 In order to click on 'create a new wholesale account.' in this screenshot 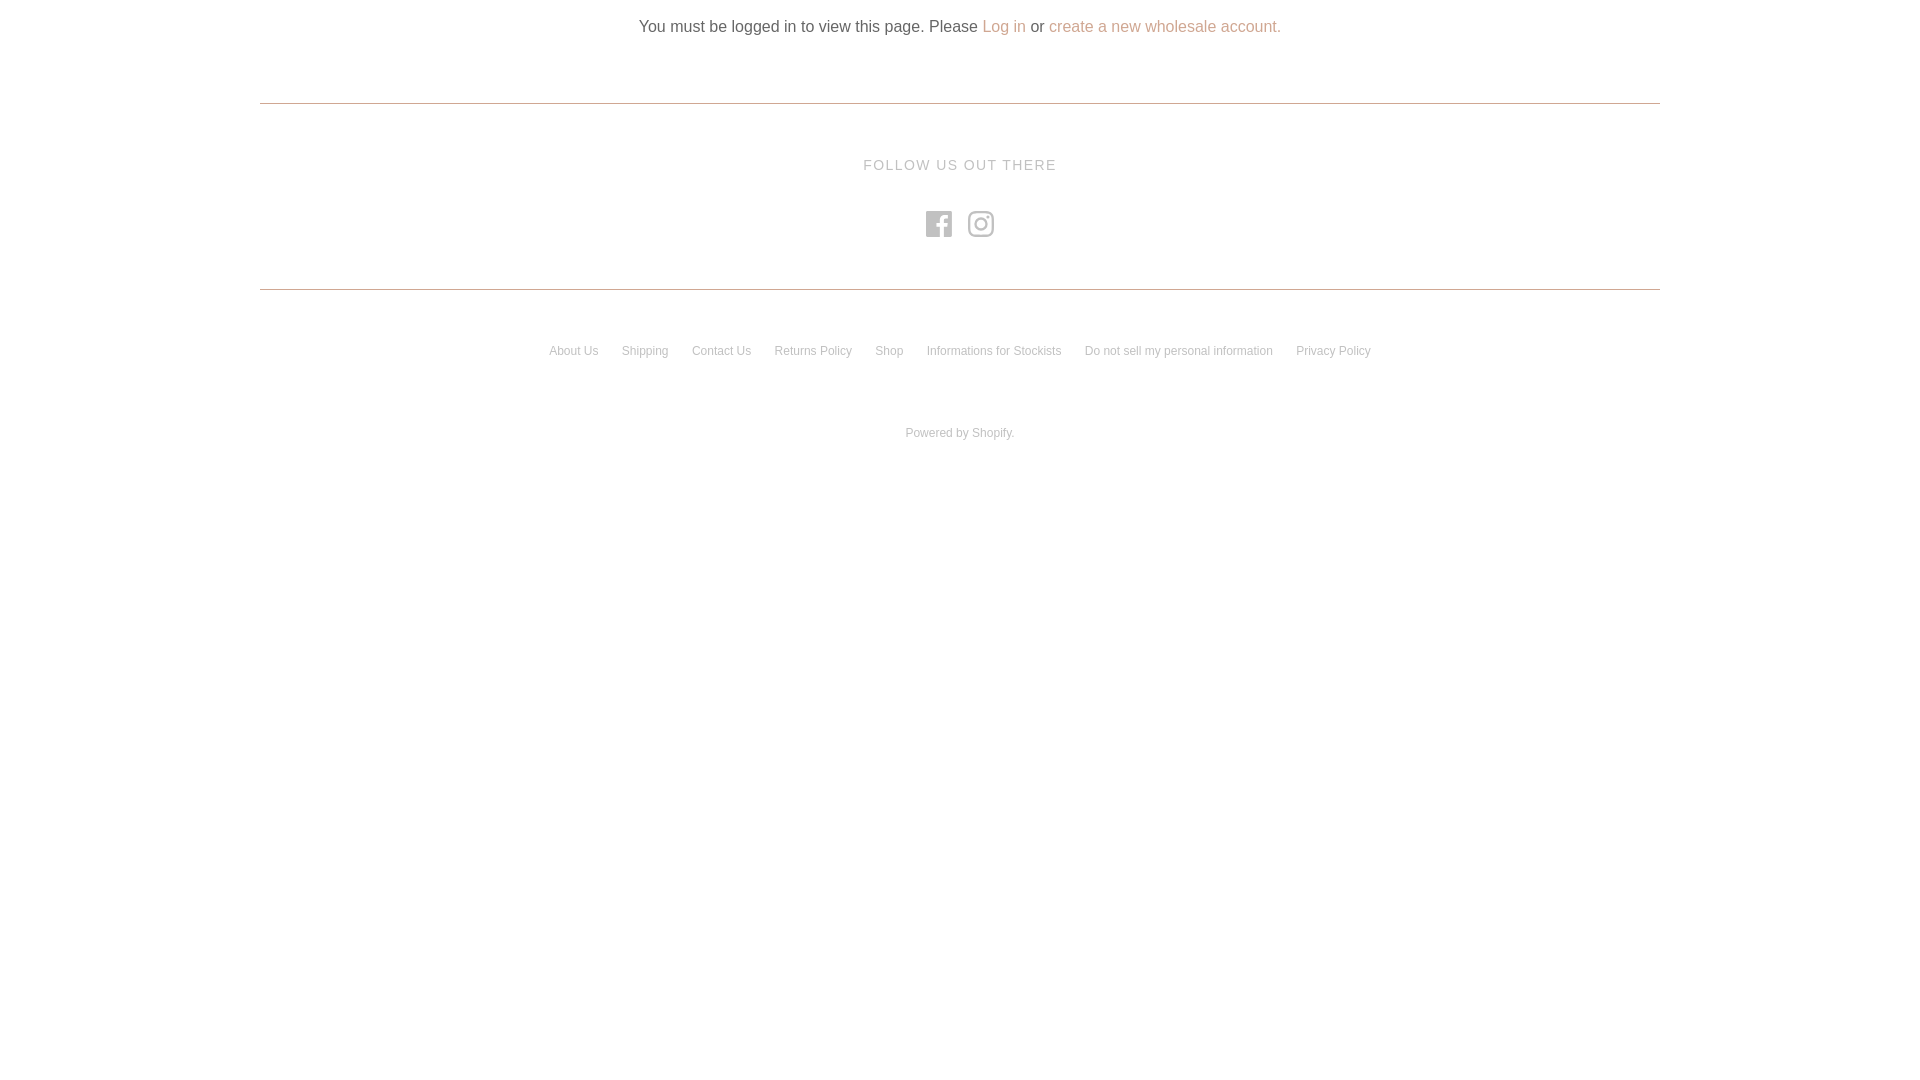, I will do `click(1048, 26)`.